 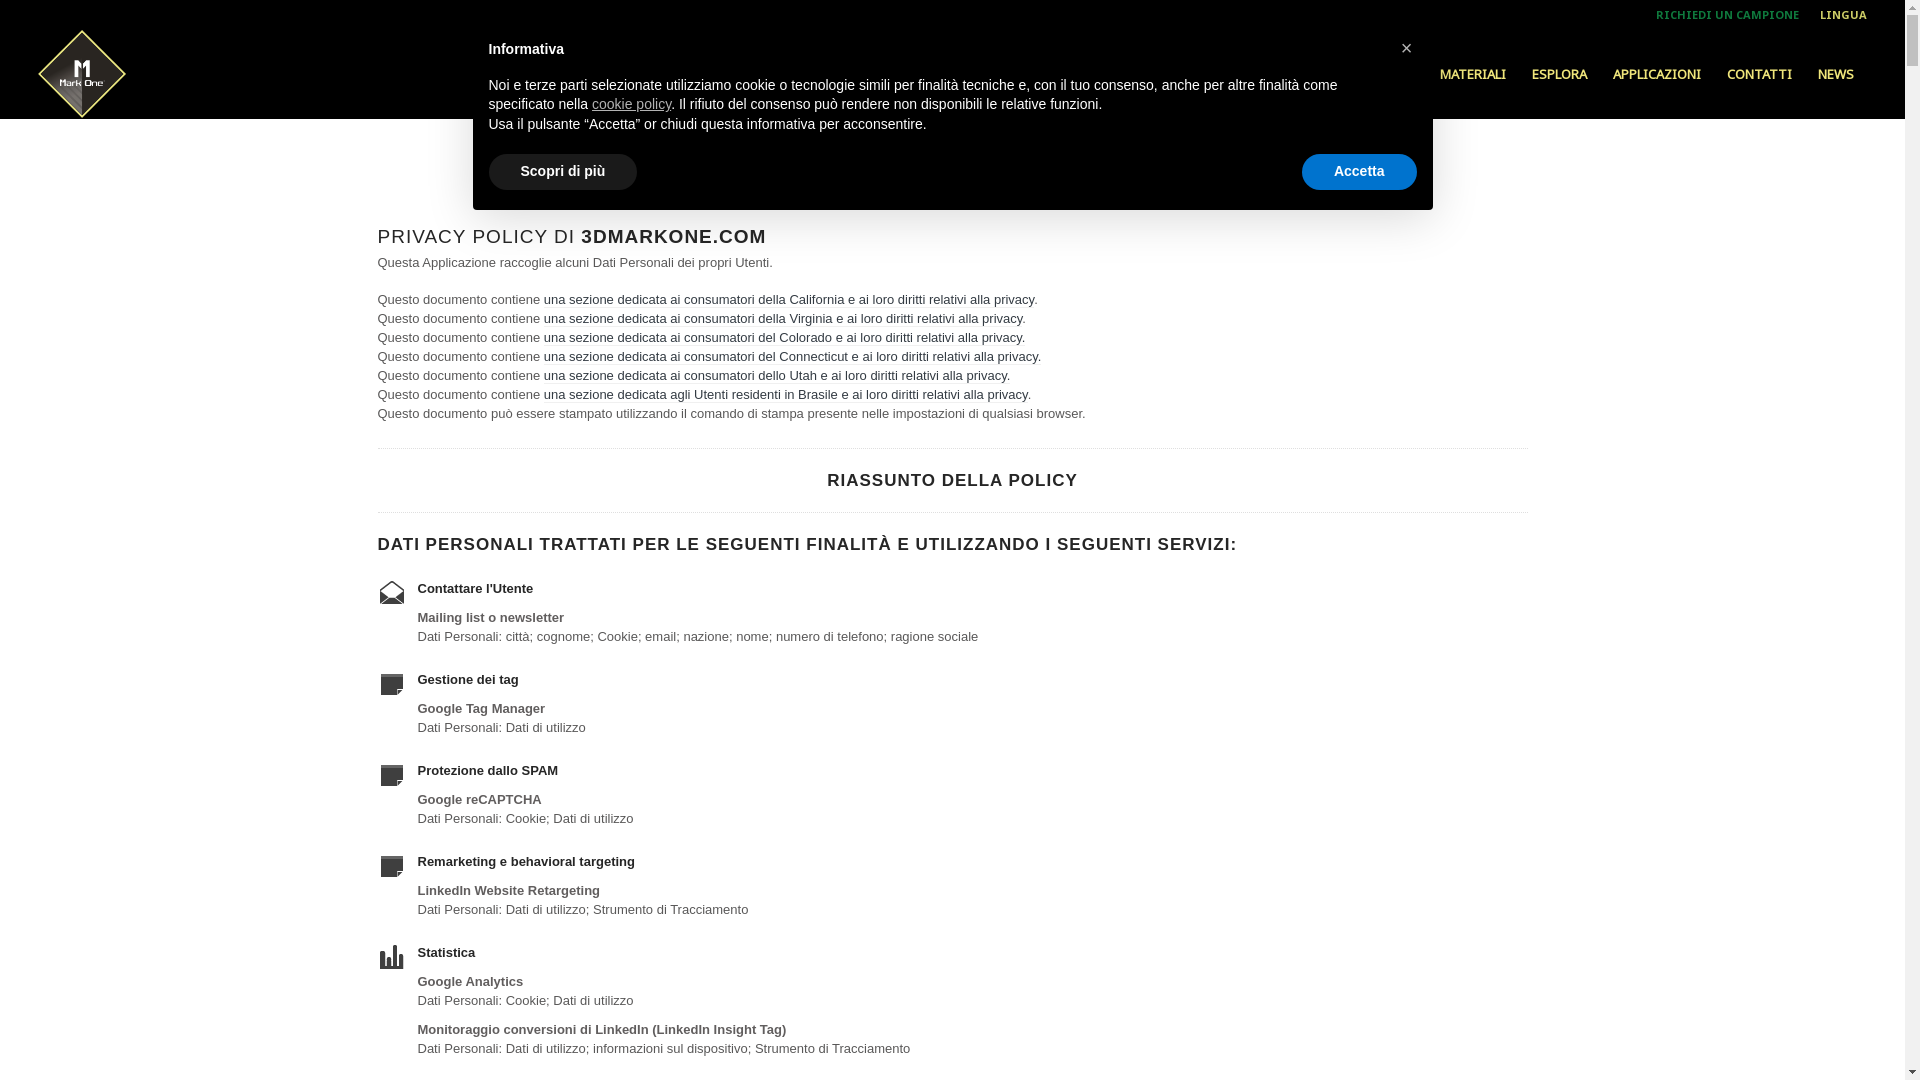 What do you see at coordinates (1359, 171) in the screenshot?
I see `'Accetta'` at bounding box center [1359, 171].